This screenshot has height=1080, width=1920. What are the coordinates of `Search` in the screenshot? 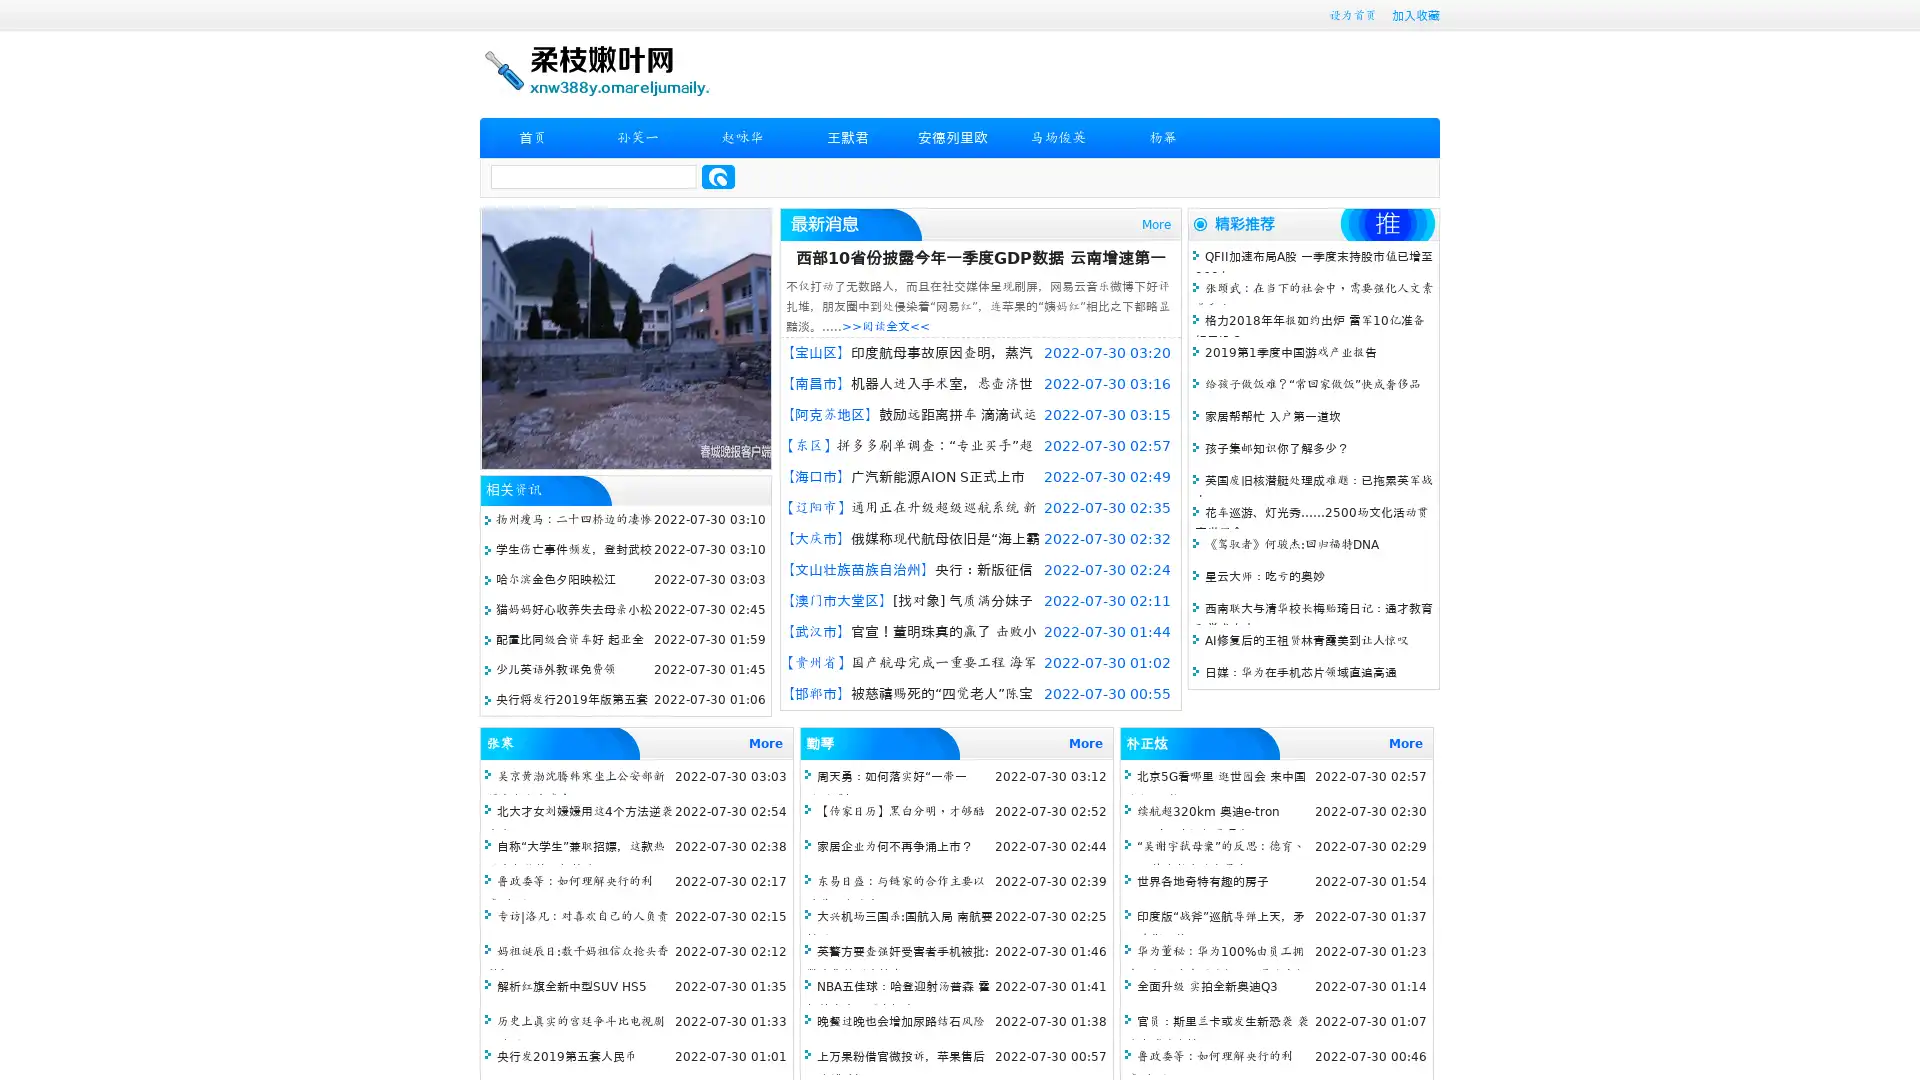 It's located at (718, 176).